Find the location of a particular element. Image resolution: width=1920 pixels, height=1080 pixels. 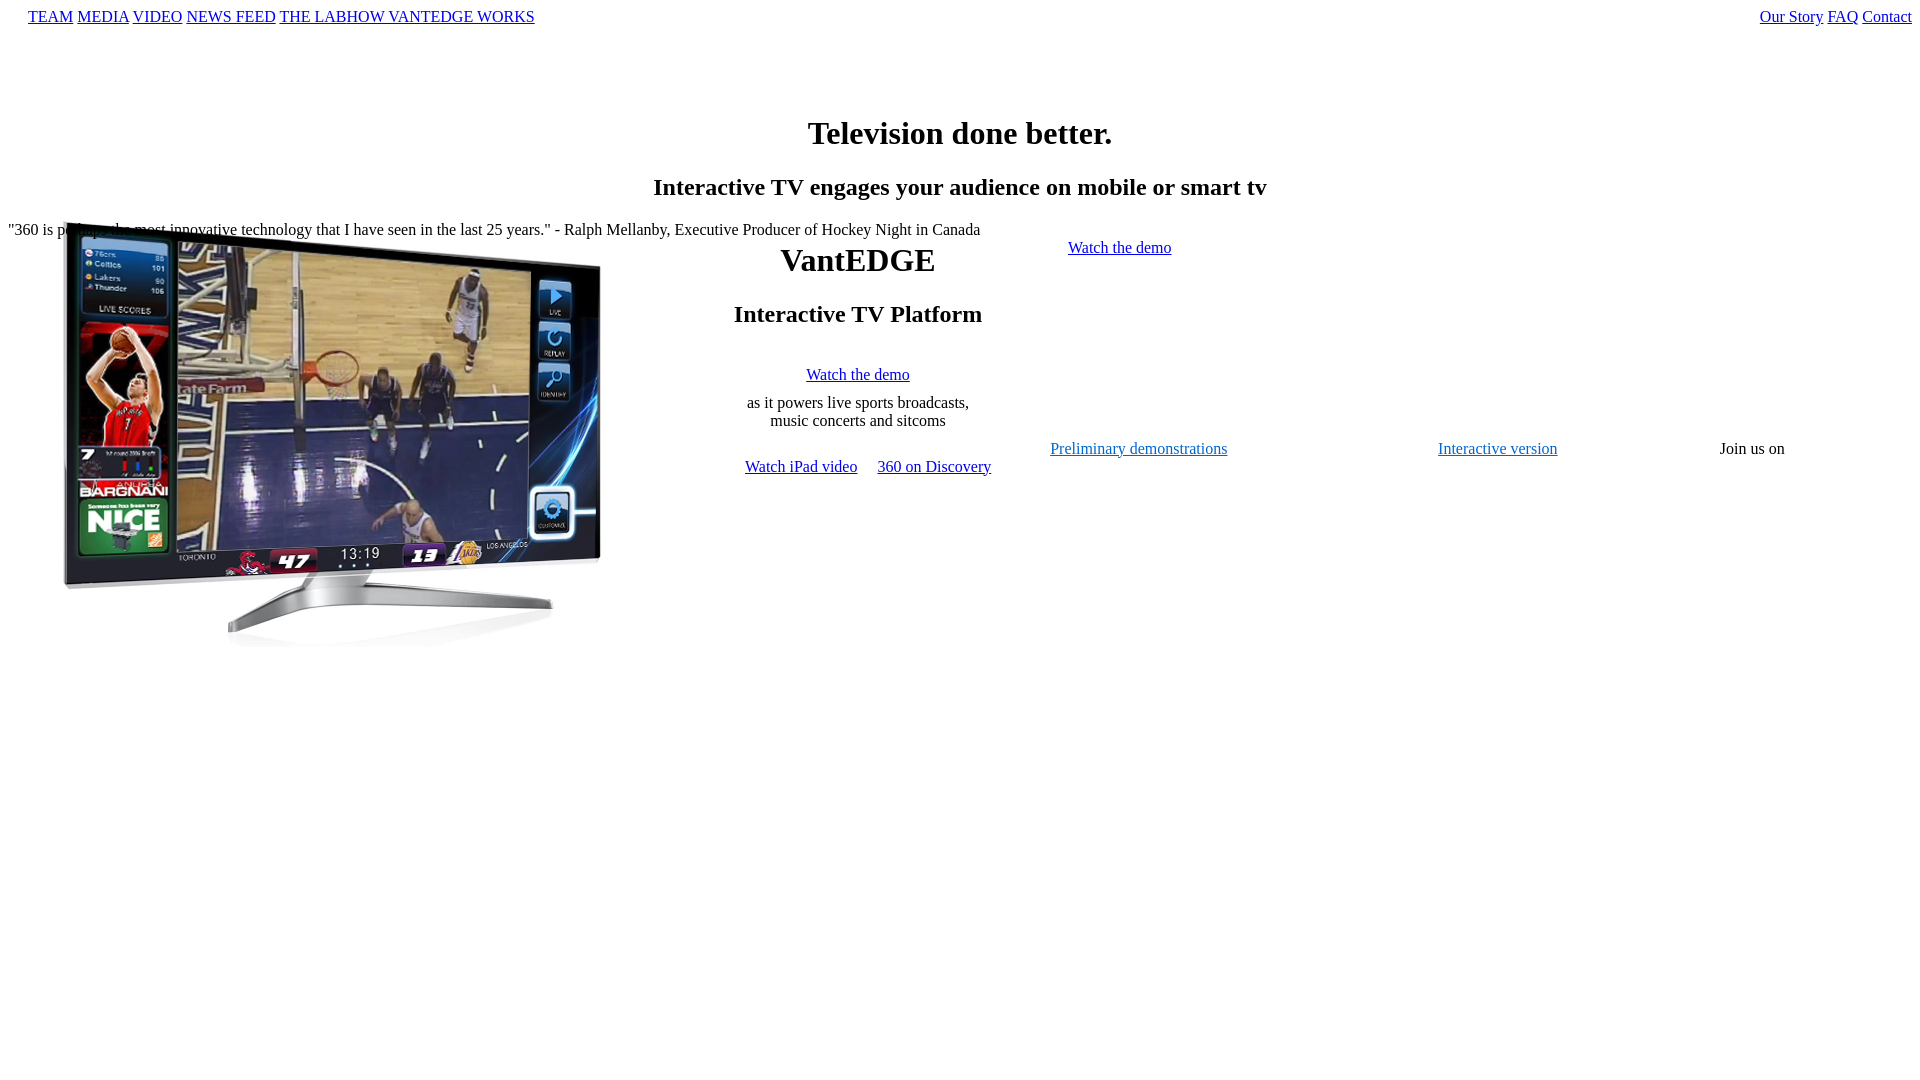

'Our Story' is located at coordinates (1791, 16).